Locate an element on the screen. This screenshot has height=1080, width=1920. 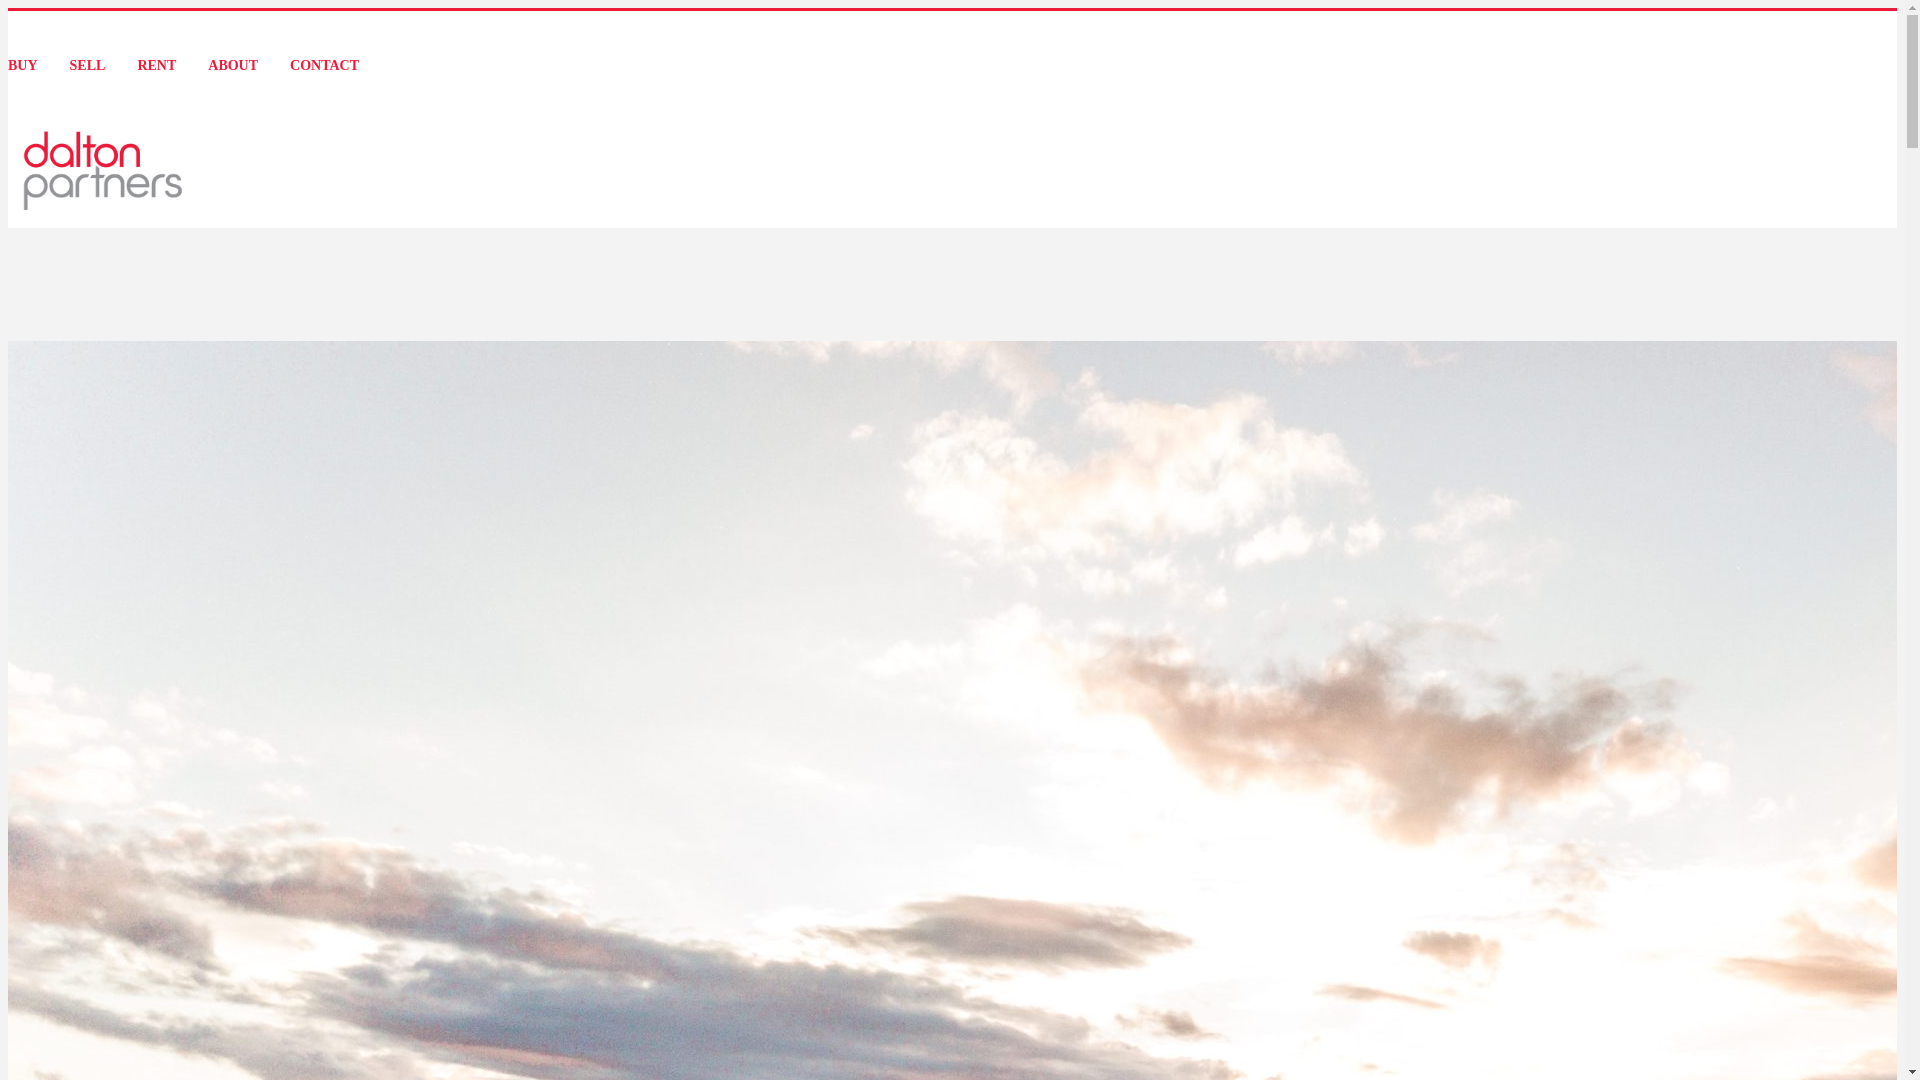
'BUY' is located at coordinates (23, 64).